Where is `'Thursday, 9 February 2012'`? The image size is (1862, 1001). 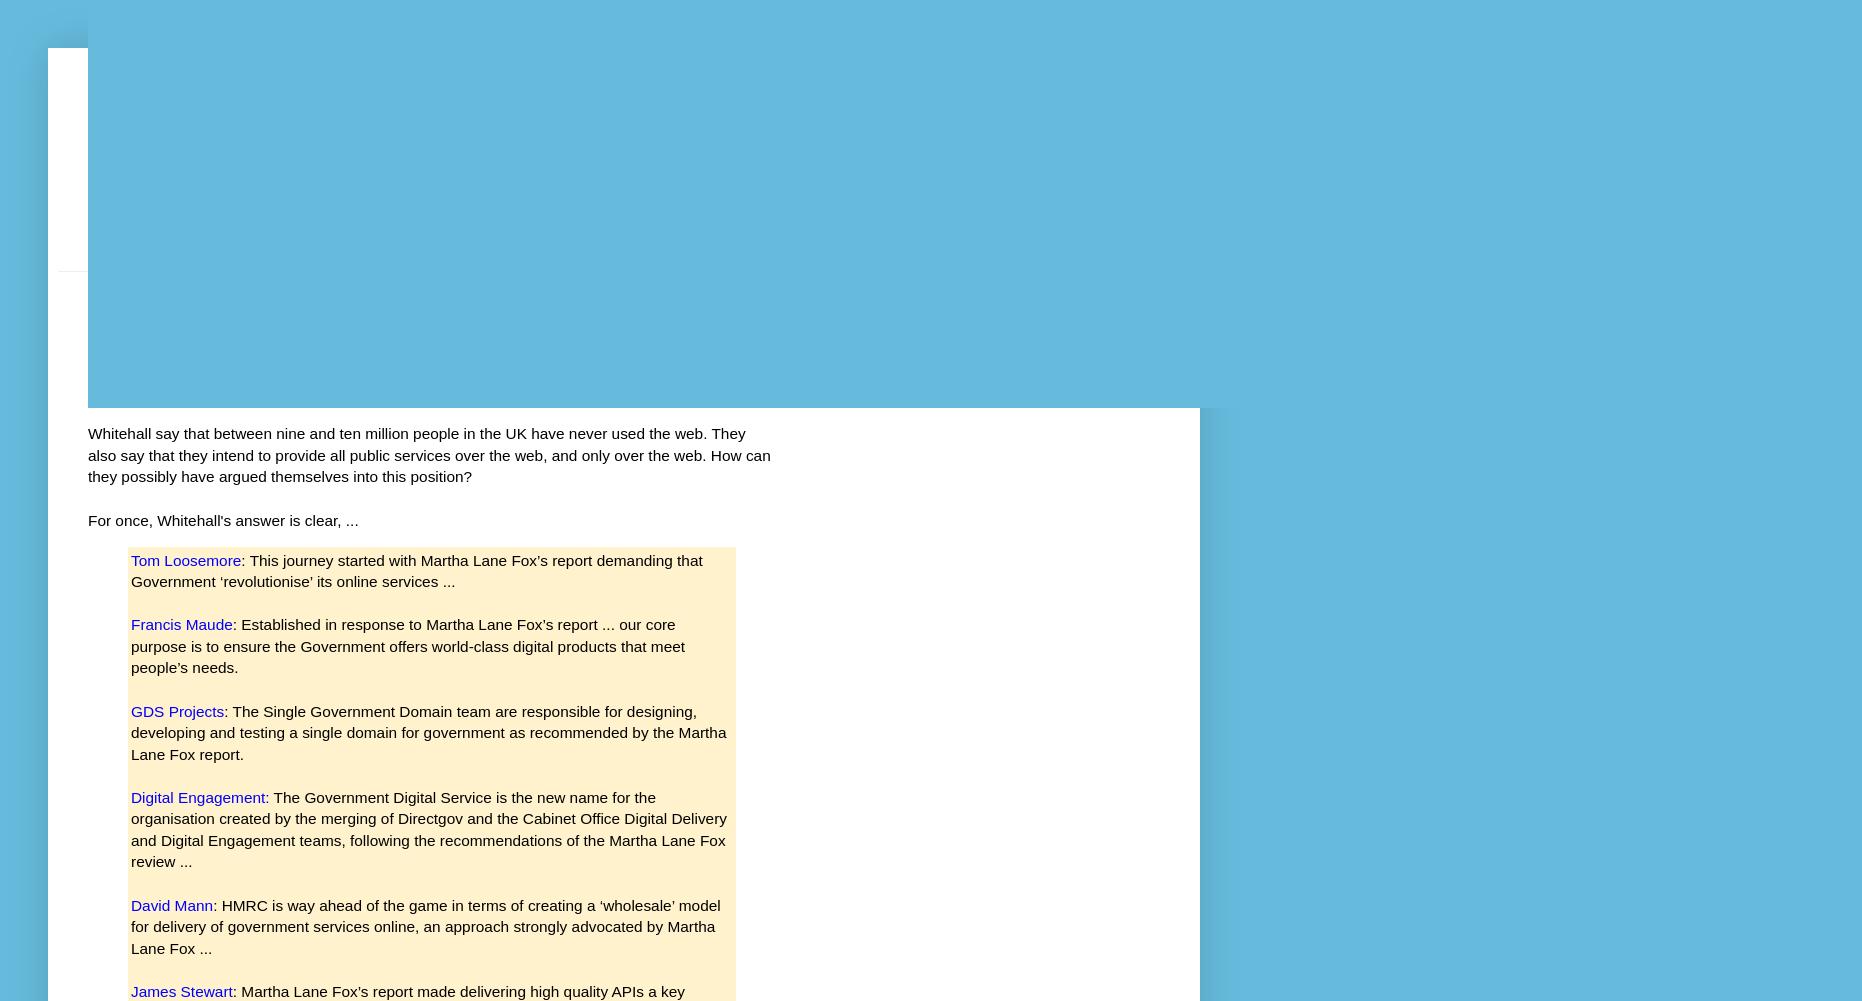
'Thursday, 9 February 2012' is located at coordinates (168, 307).